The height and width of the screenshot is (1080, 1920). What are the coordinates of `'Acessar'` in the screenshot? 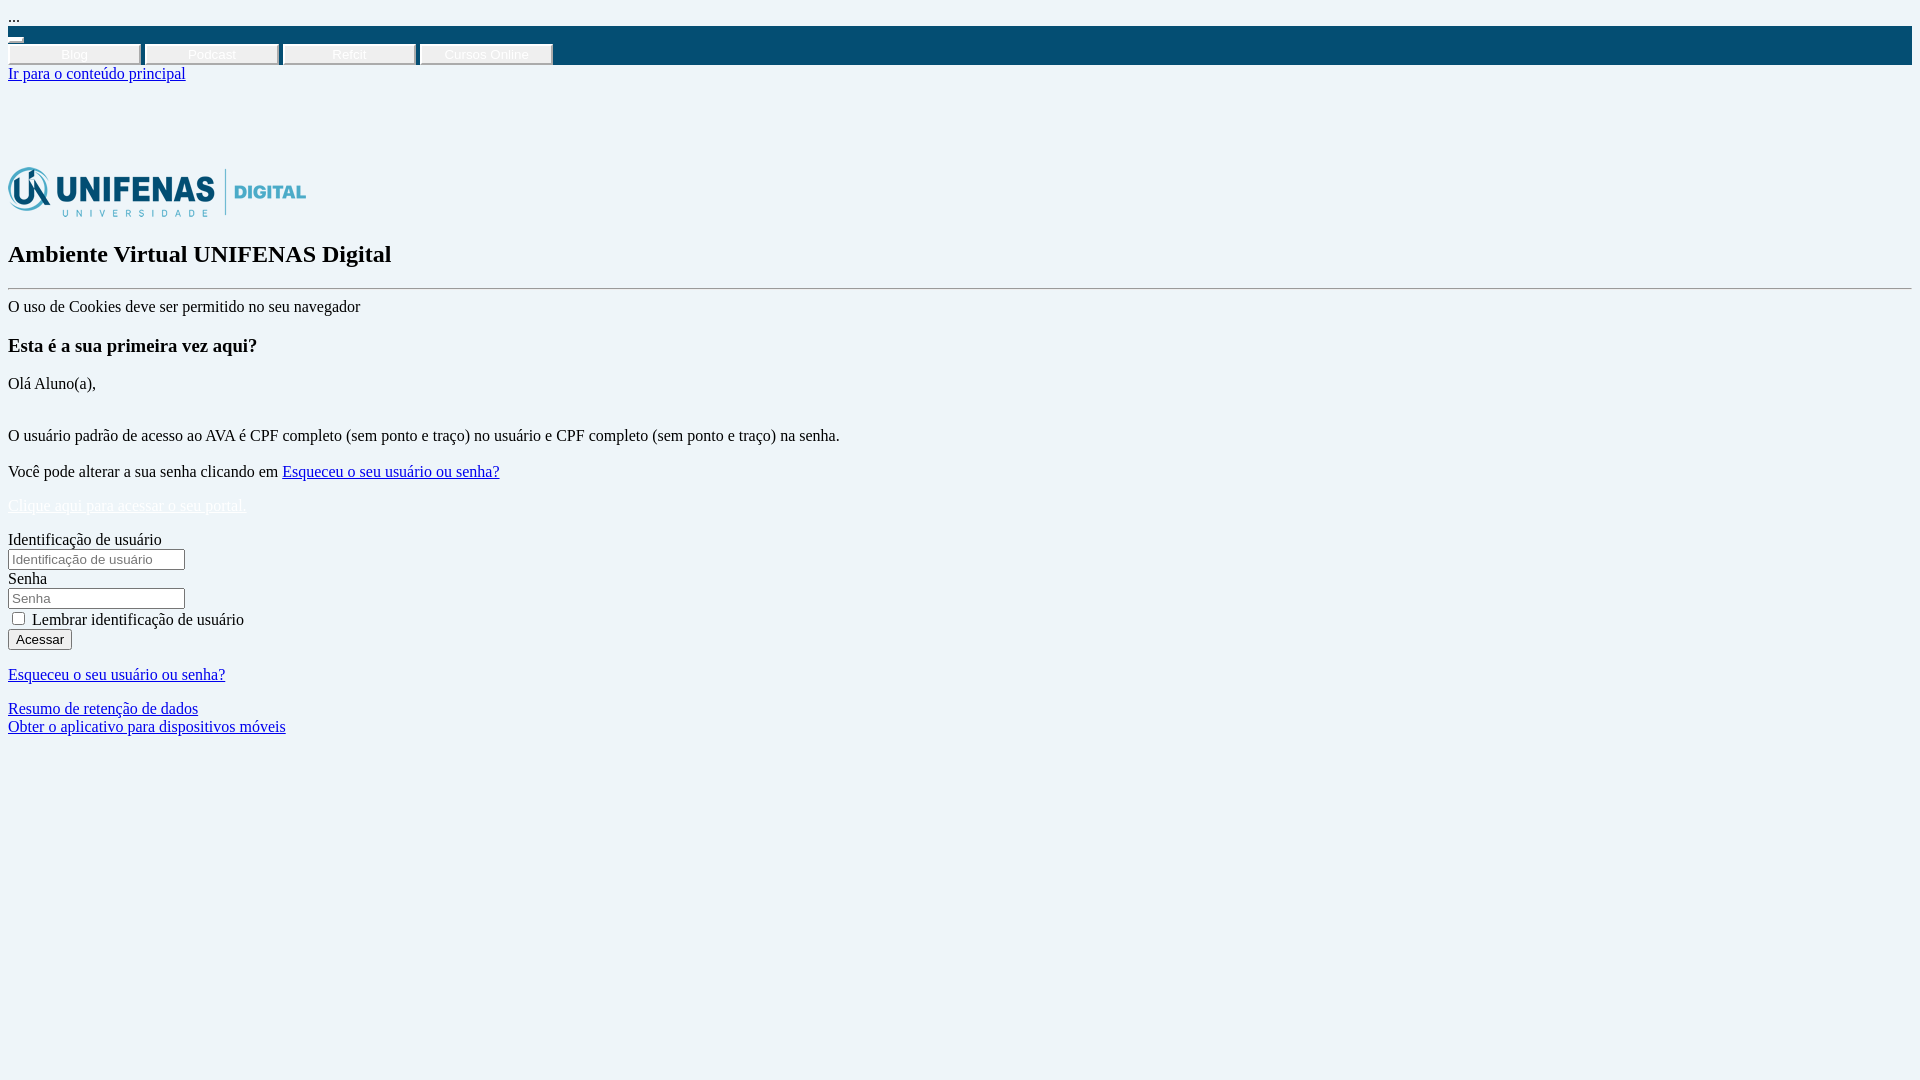 It's located at (39, 639).